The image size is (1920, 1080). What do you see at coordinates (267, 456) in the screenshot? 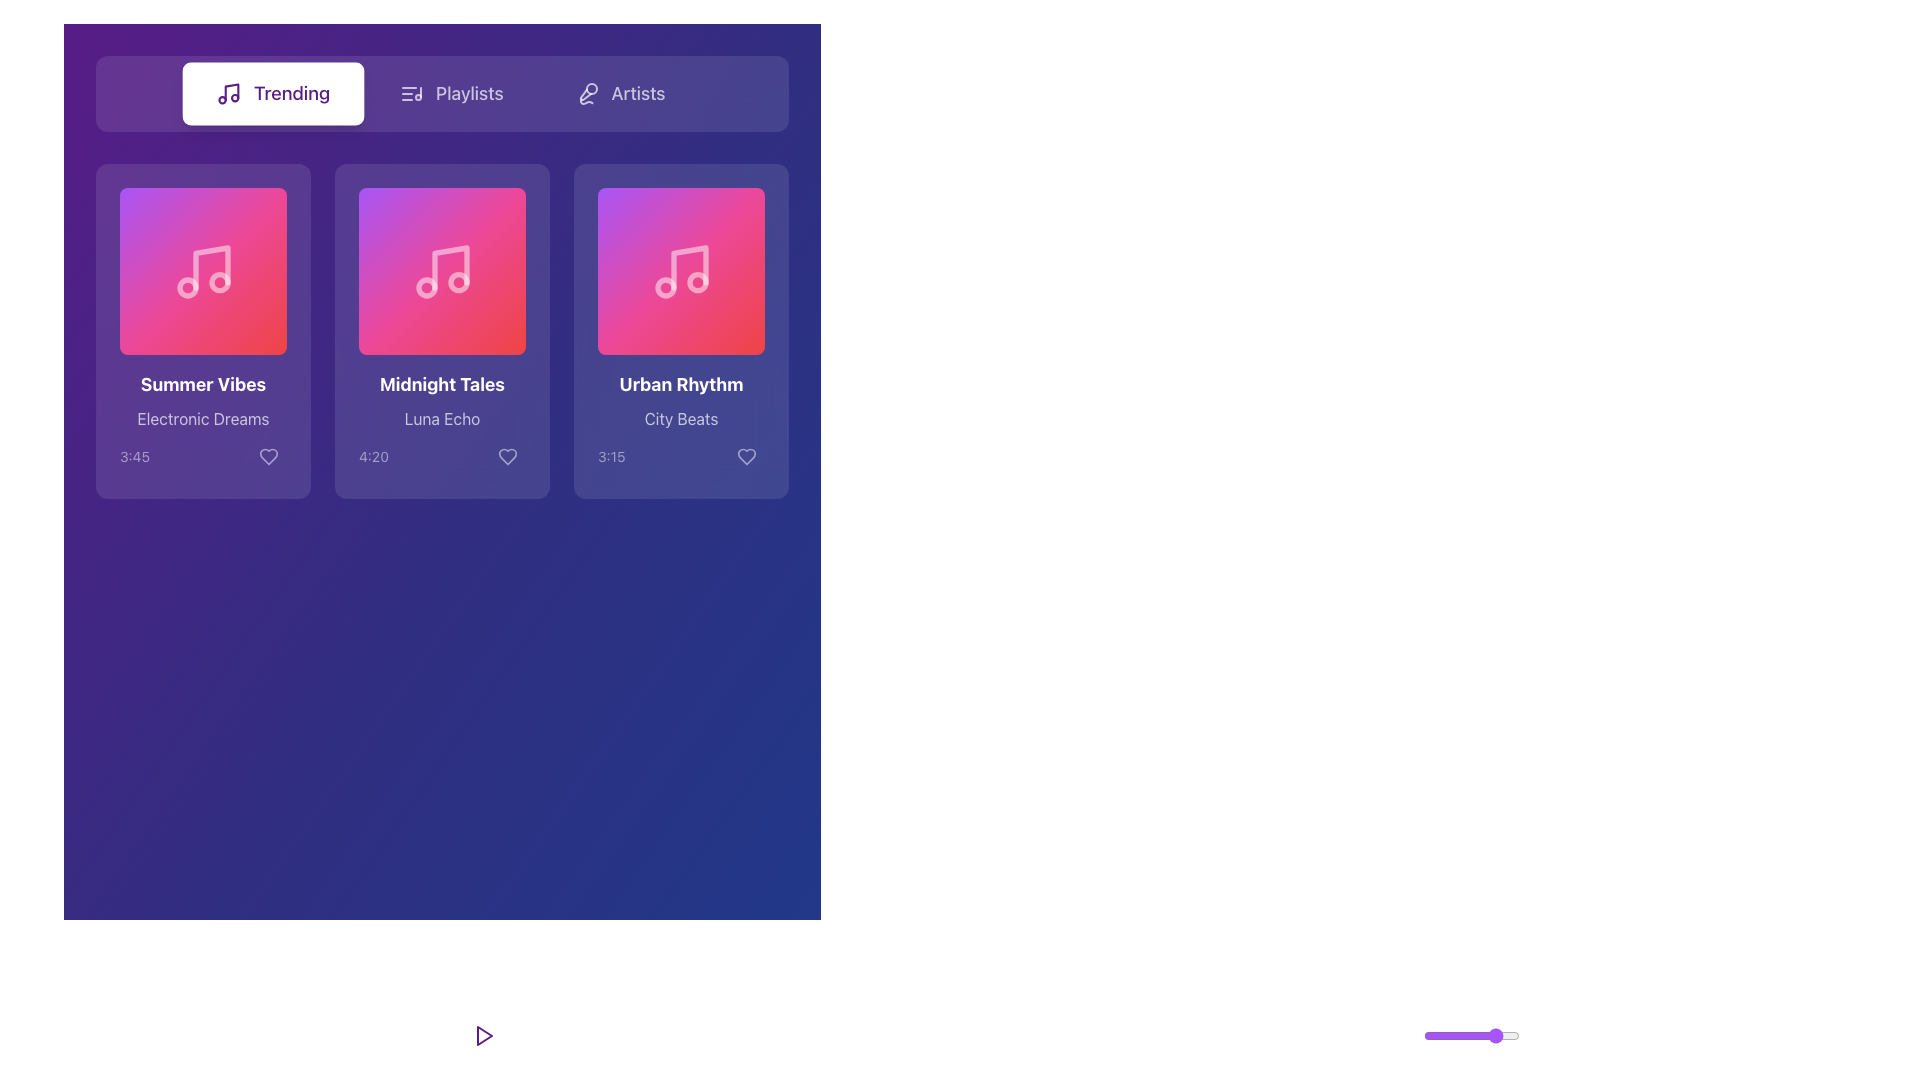
I see `the 'like' or 'favorite' button for the 'Summer Vibes' card located at the bottom right corner of the card` at bounding box center [267, 456].